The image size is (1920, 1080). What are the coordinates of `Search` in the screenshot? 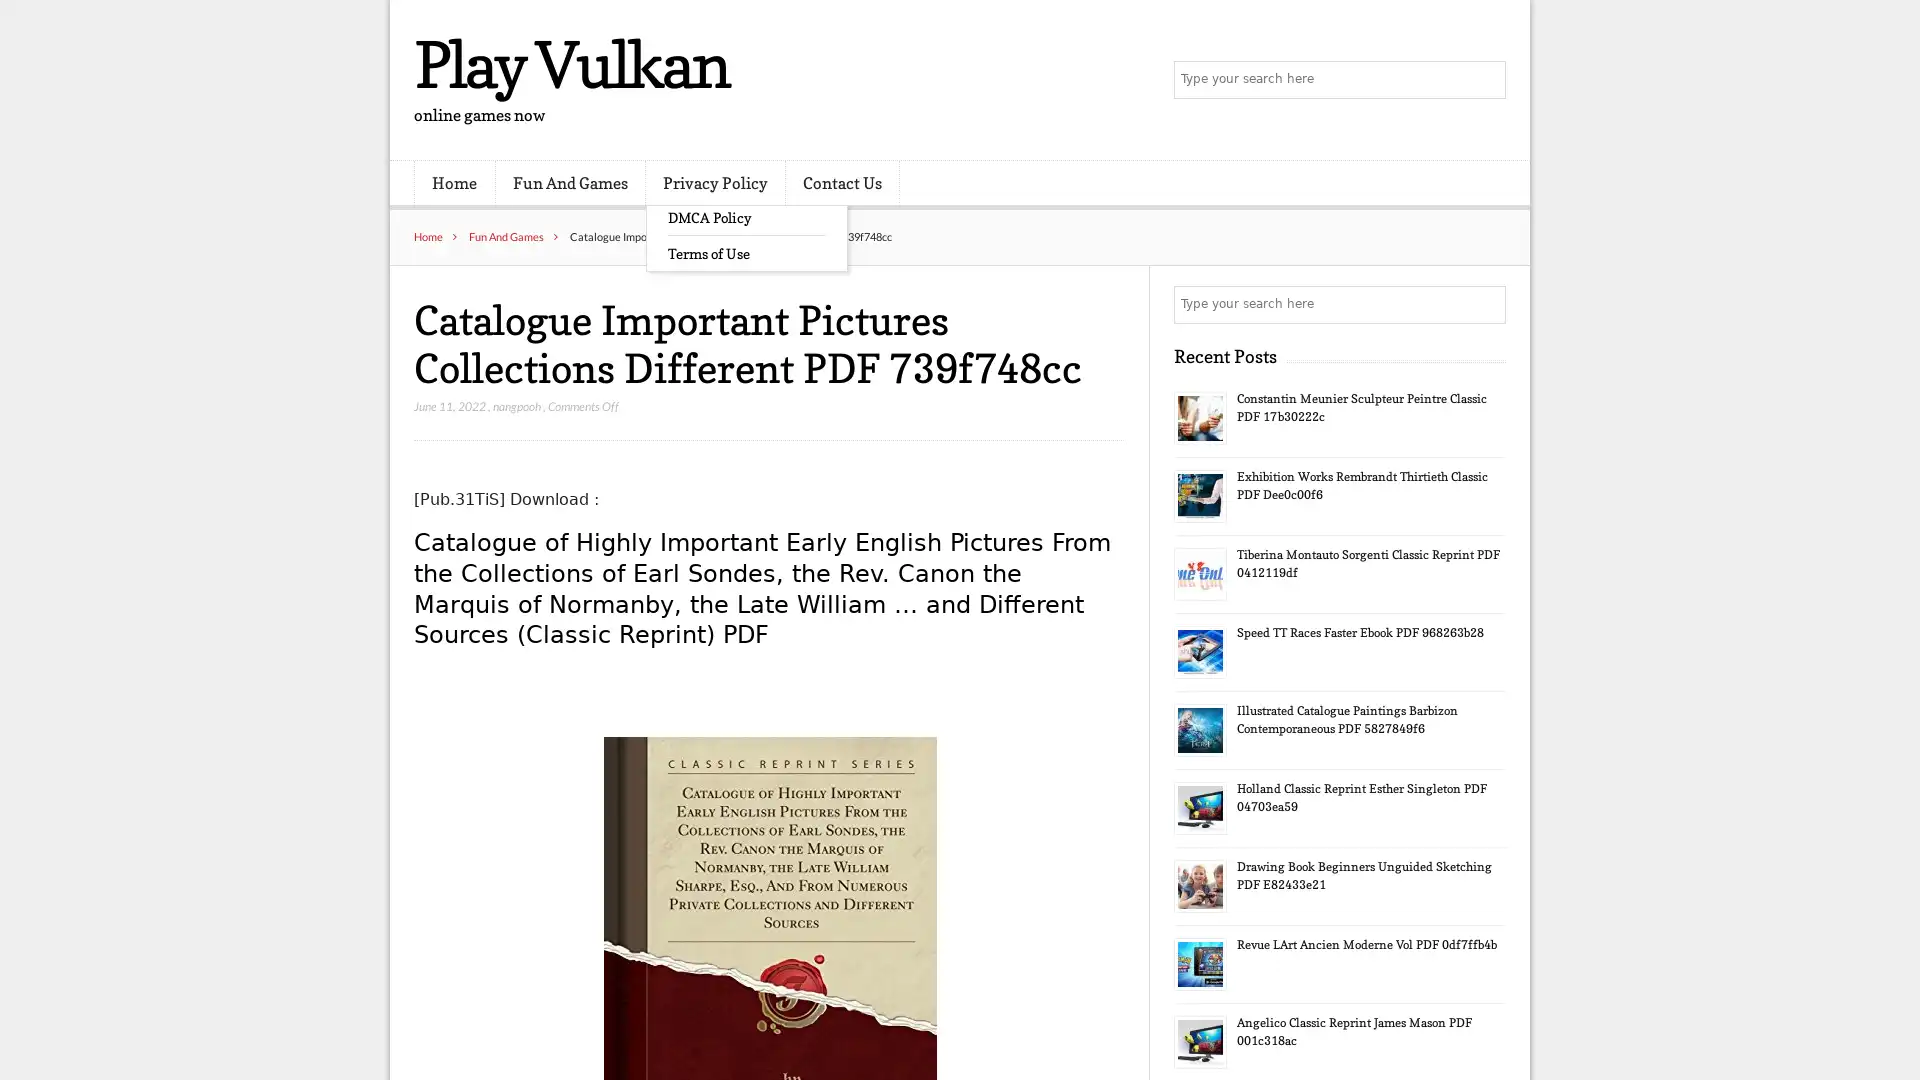 It's located at (1485, 80).